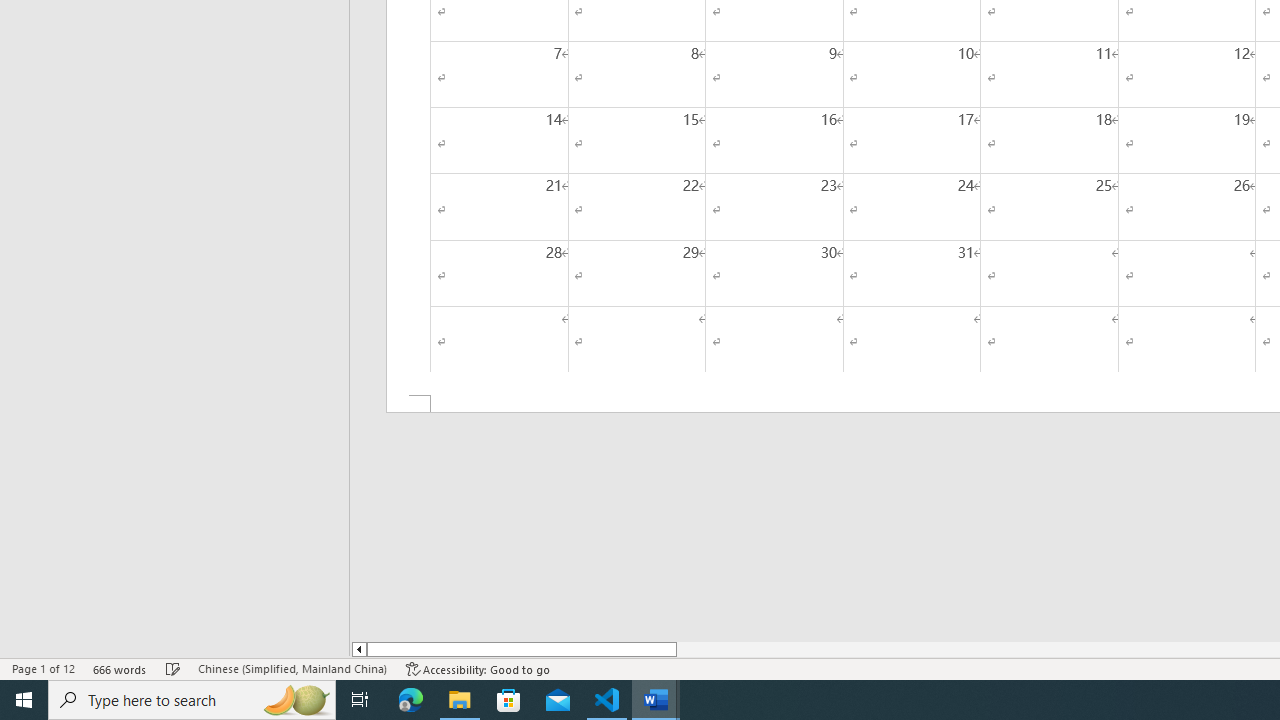 This screenshot has height=720, width=1280. Describe the element at coordinates (358, 649) in the screenshot. I see `'Column left'` at that location.